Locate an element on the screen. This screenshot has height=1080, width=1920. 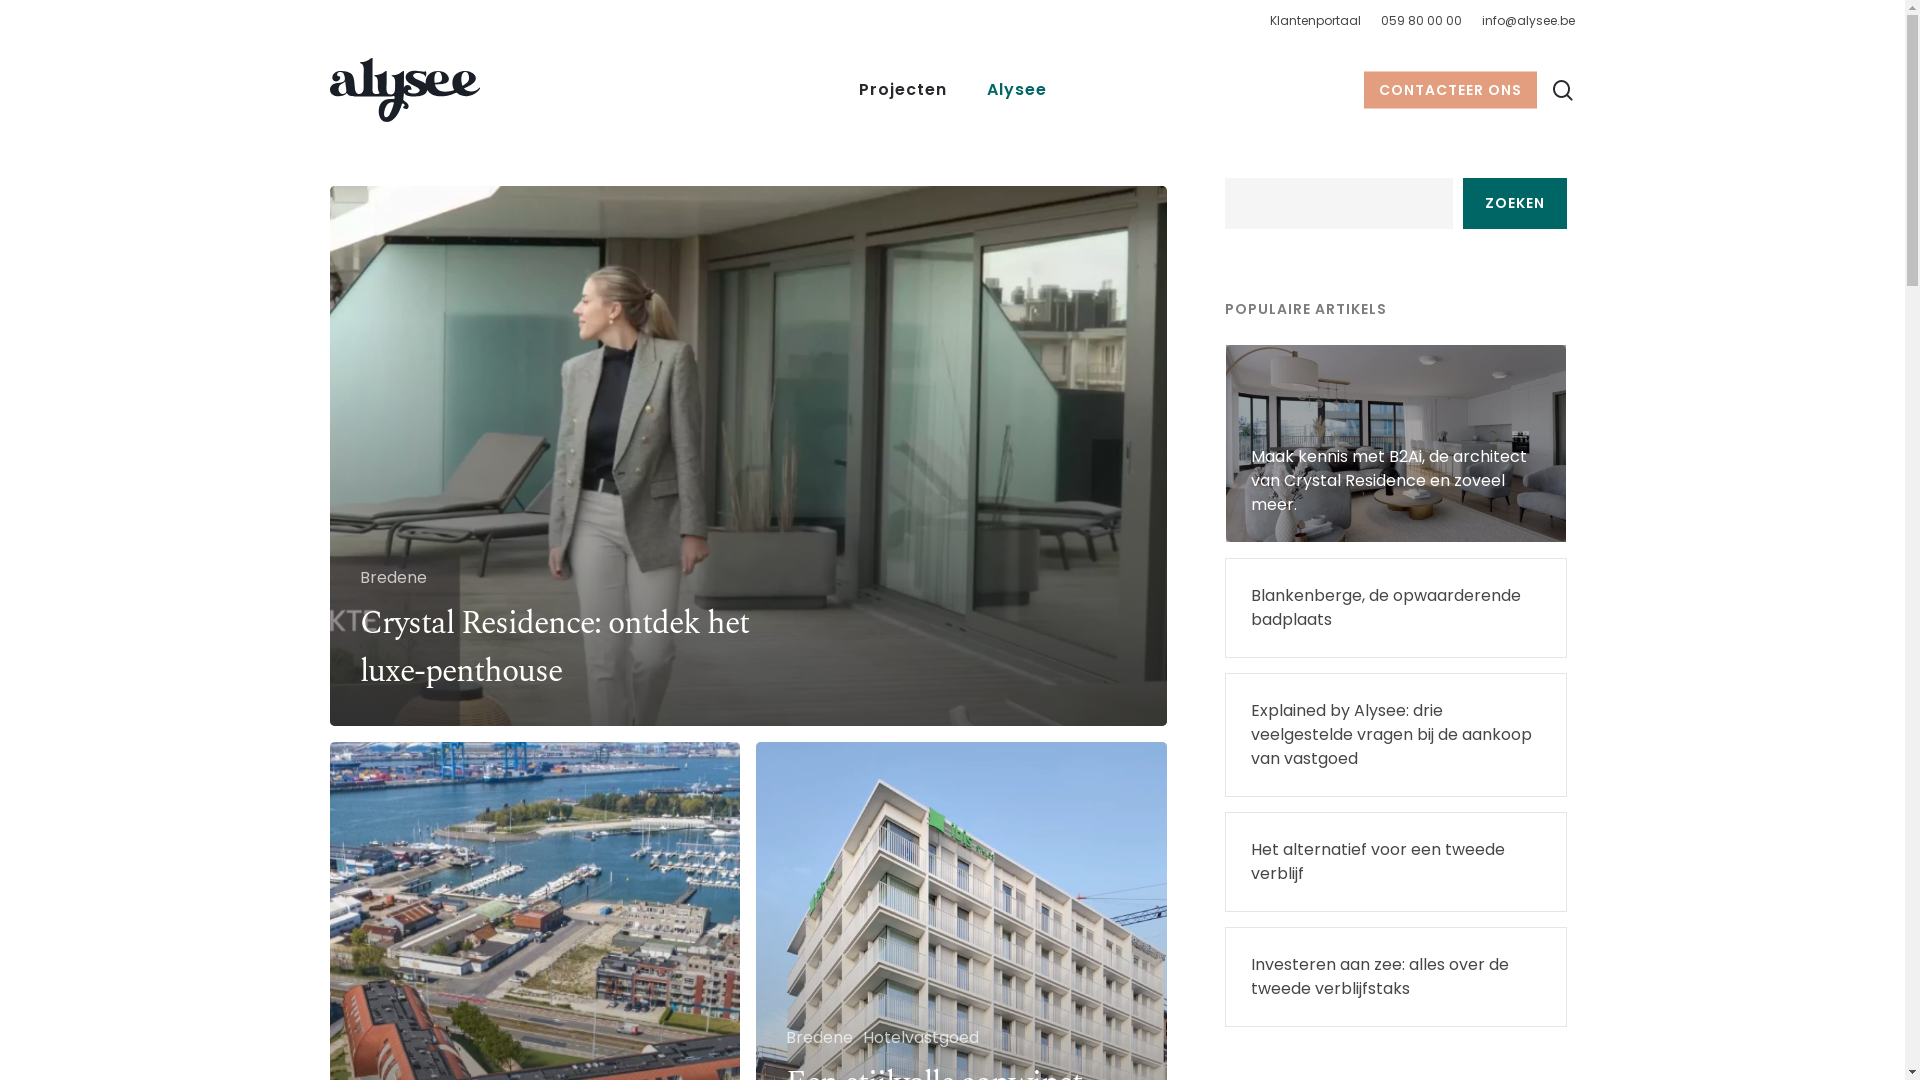
'Het alternatief voor een tweede verblijf' is located at coordinates (1395, 860).